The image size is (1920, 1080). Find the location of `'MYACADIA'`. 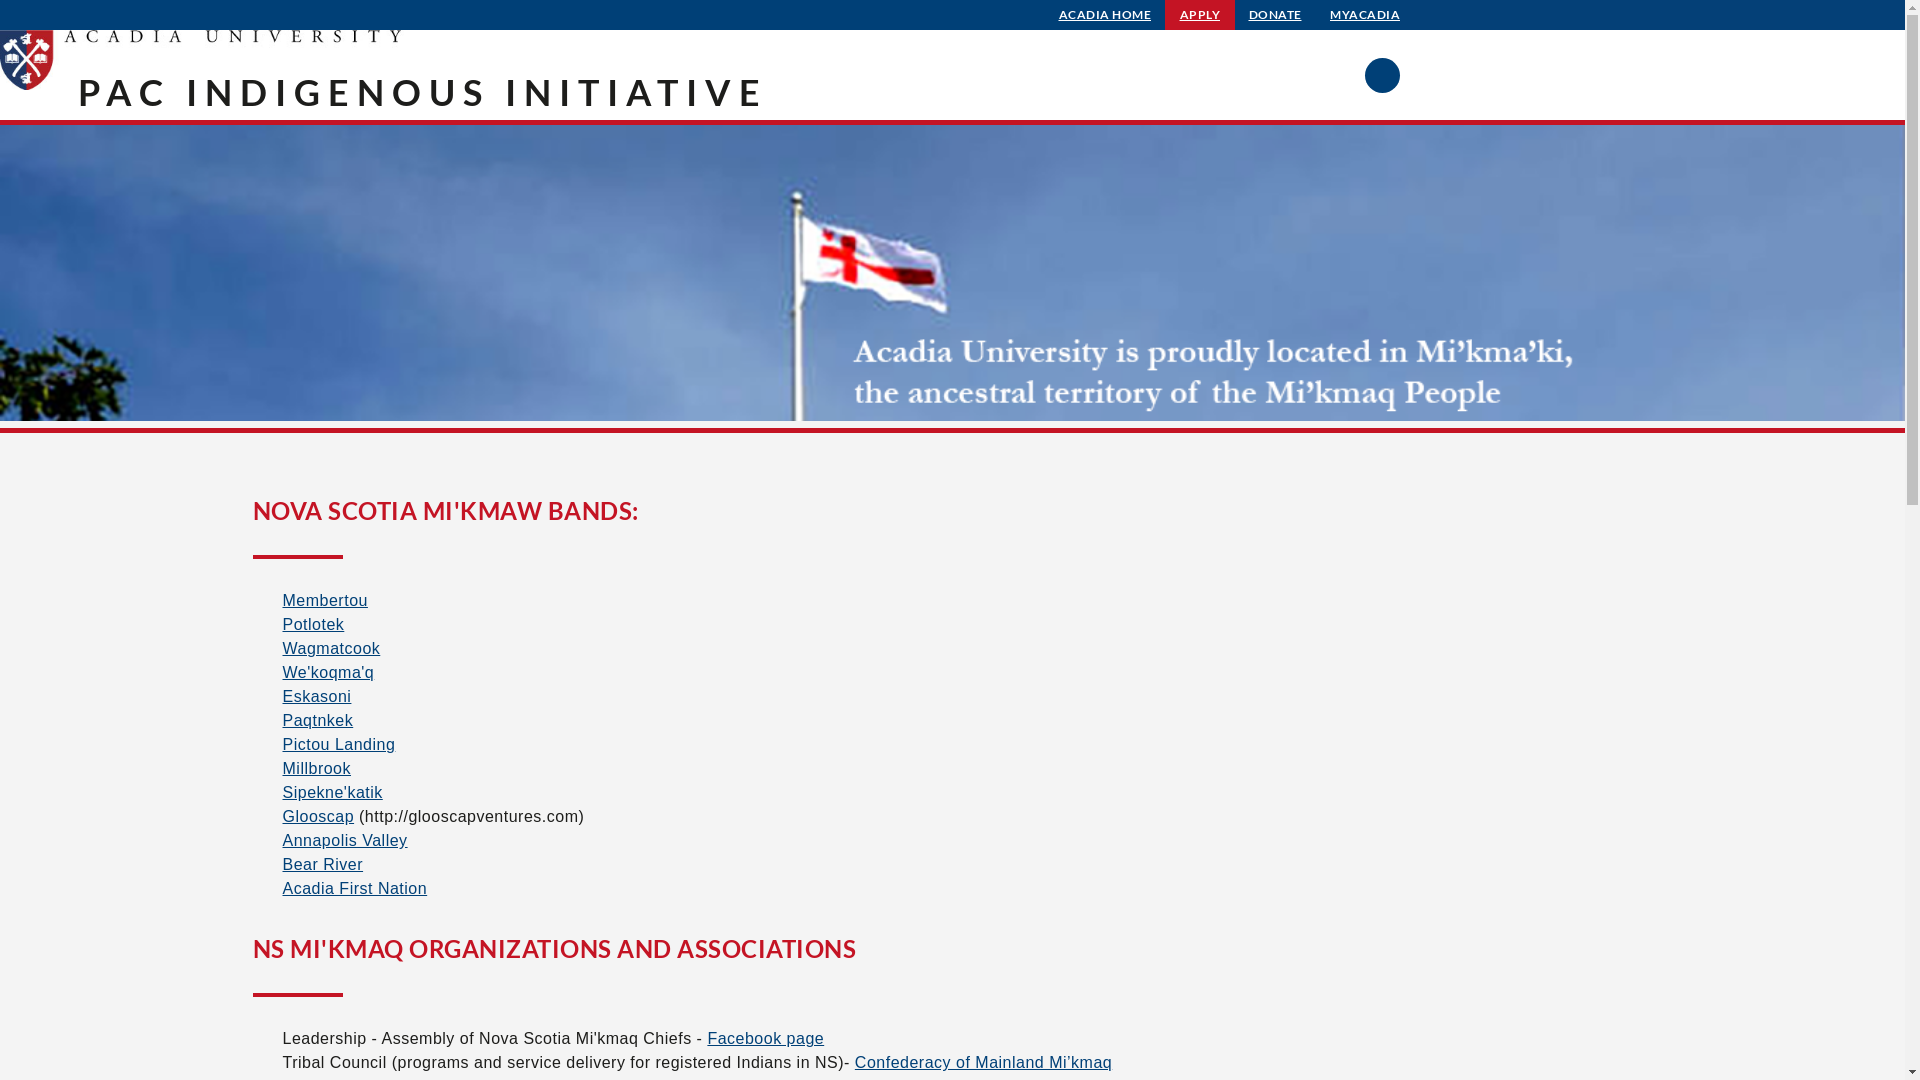

'MYACADIA' is located at coordinates (1363, 15).